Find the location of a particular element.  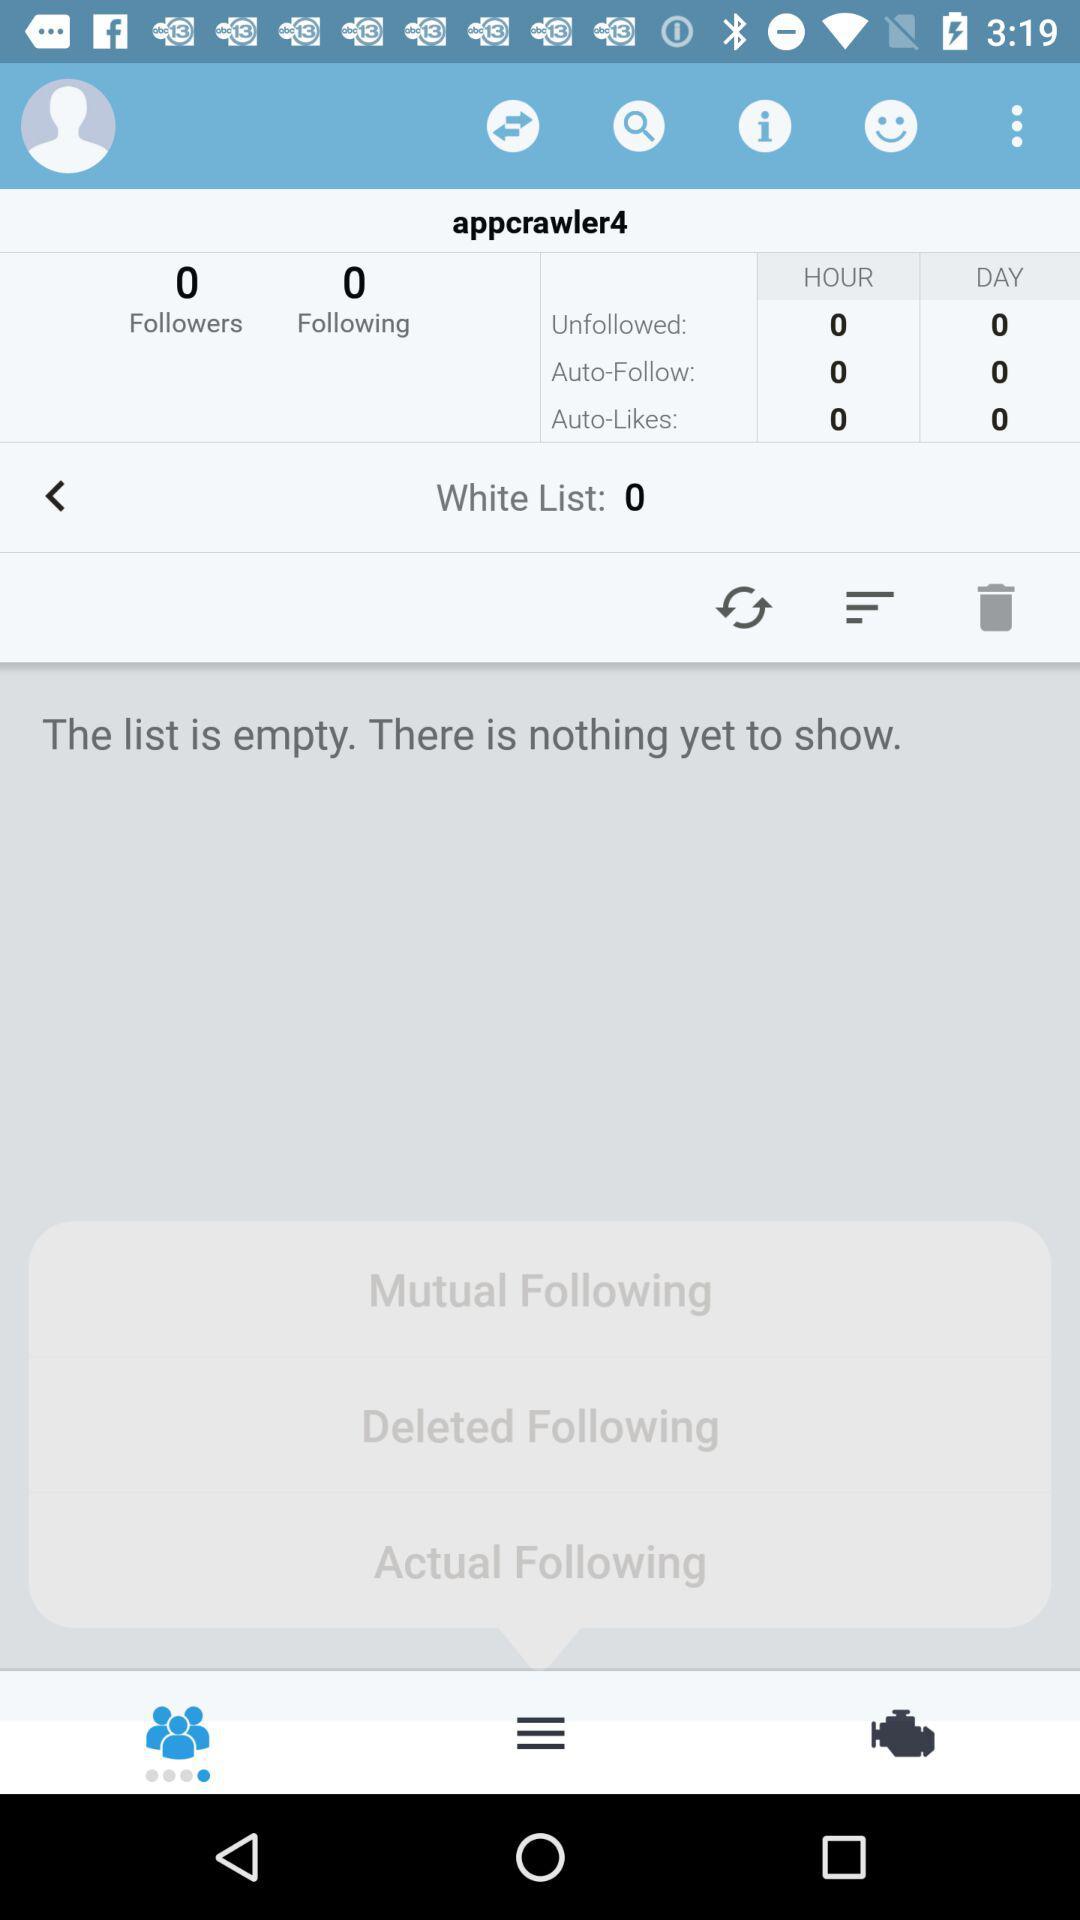

click the profile picture is located at coordinates (67, 124).